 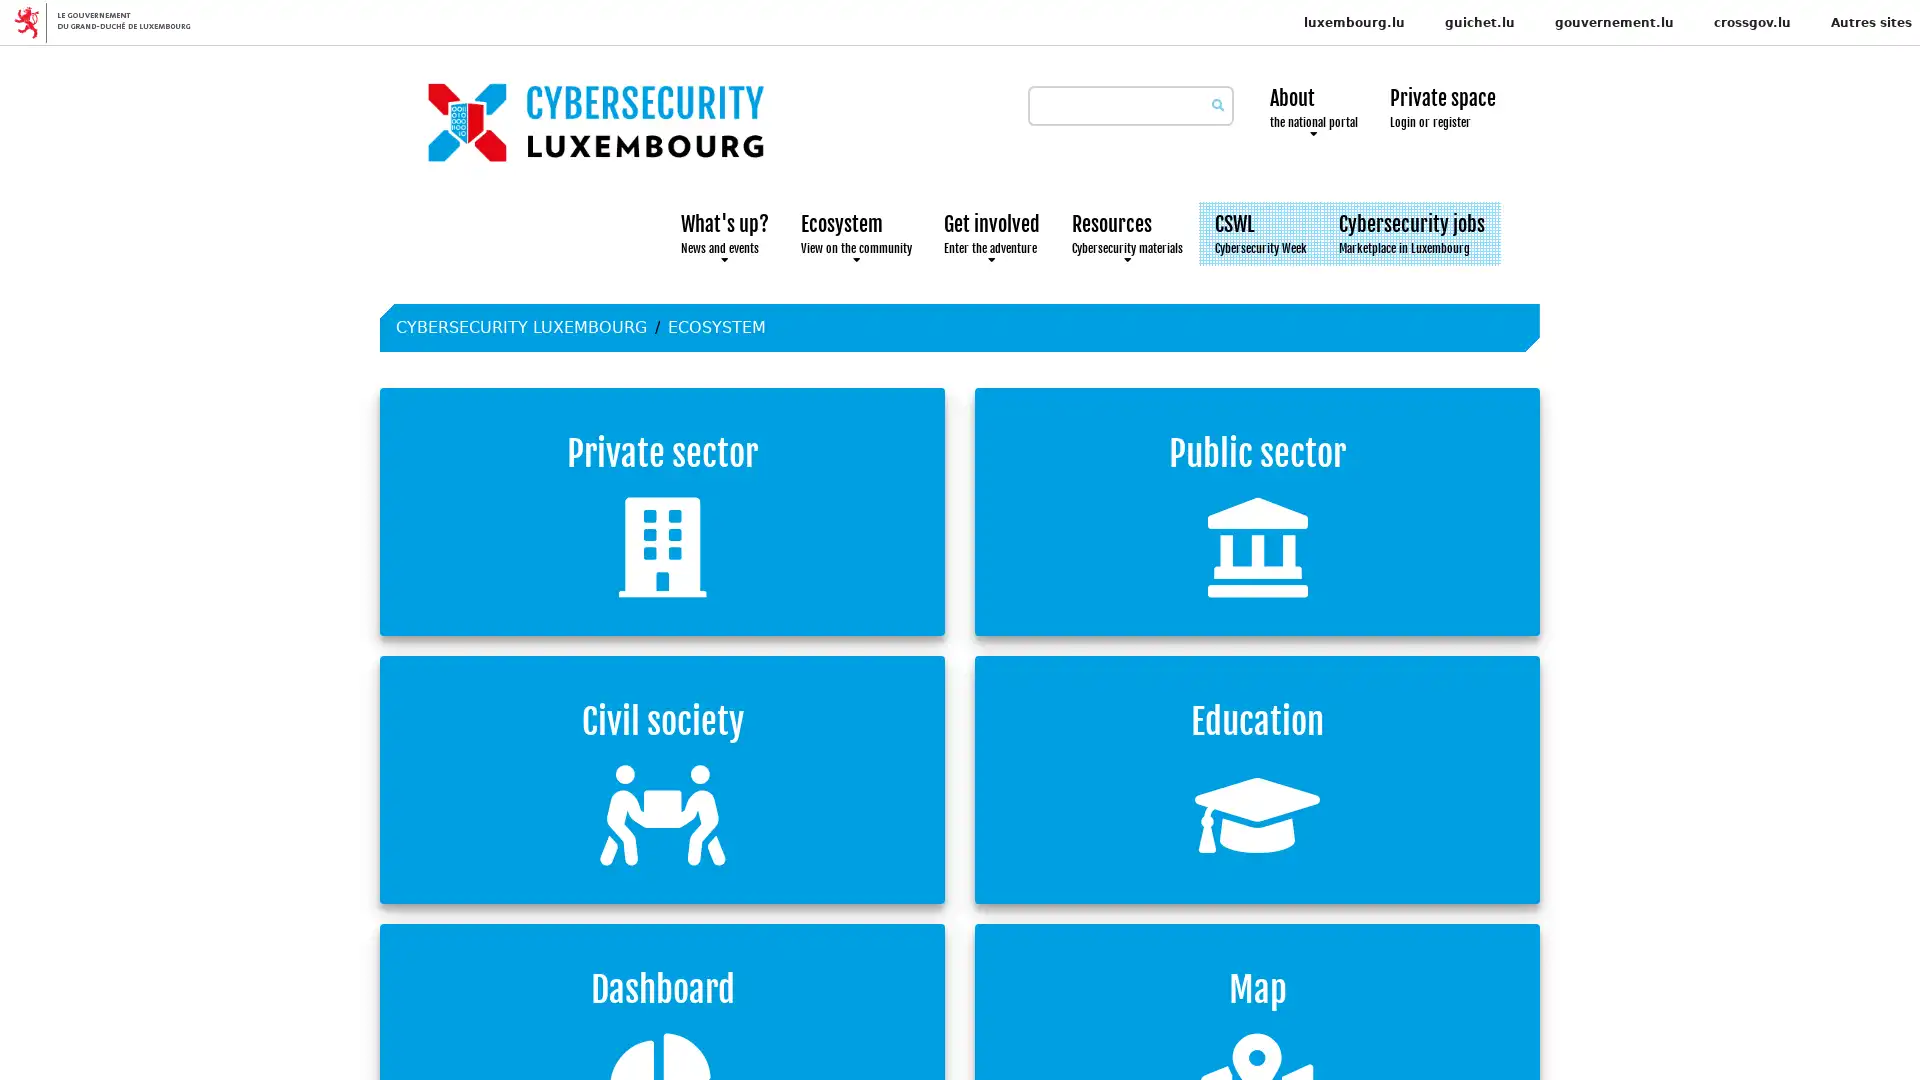 What do you see at coordinates (1260, 233) in the screenshot?
I see `CSWL Cybersecurity Week` at bounding box center [1260, 233].